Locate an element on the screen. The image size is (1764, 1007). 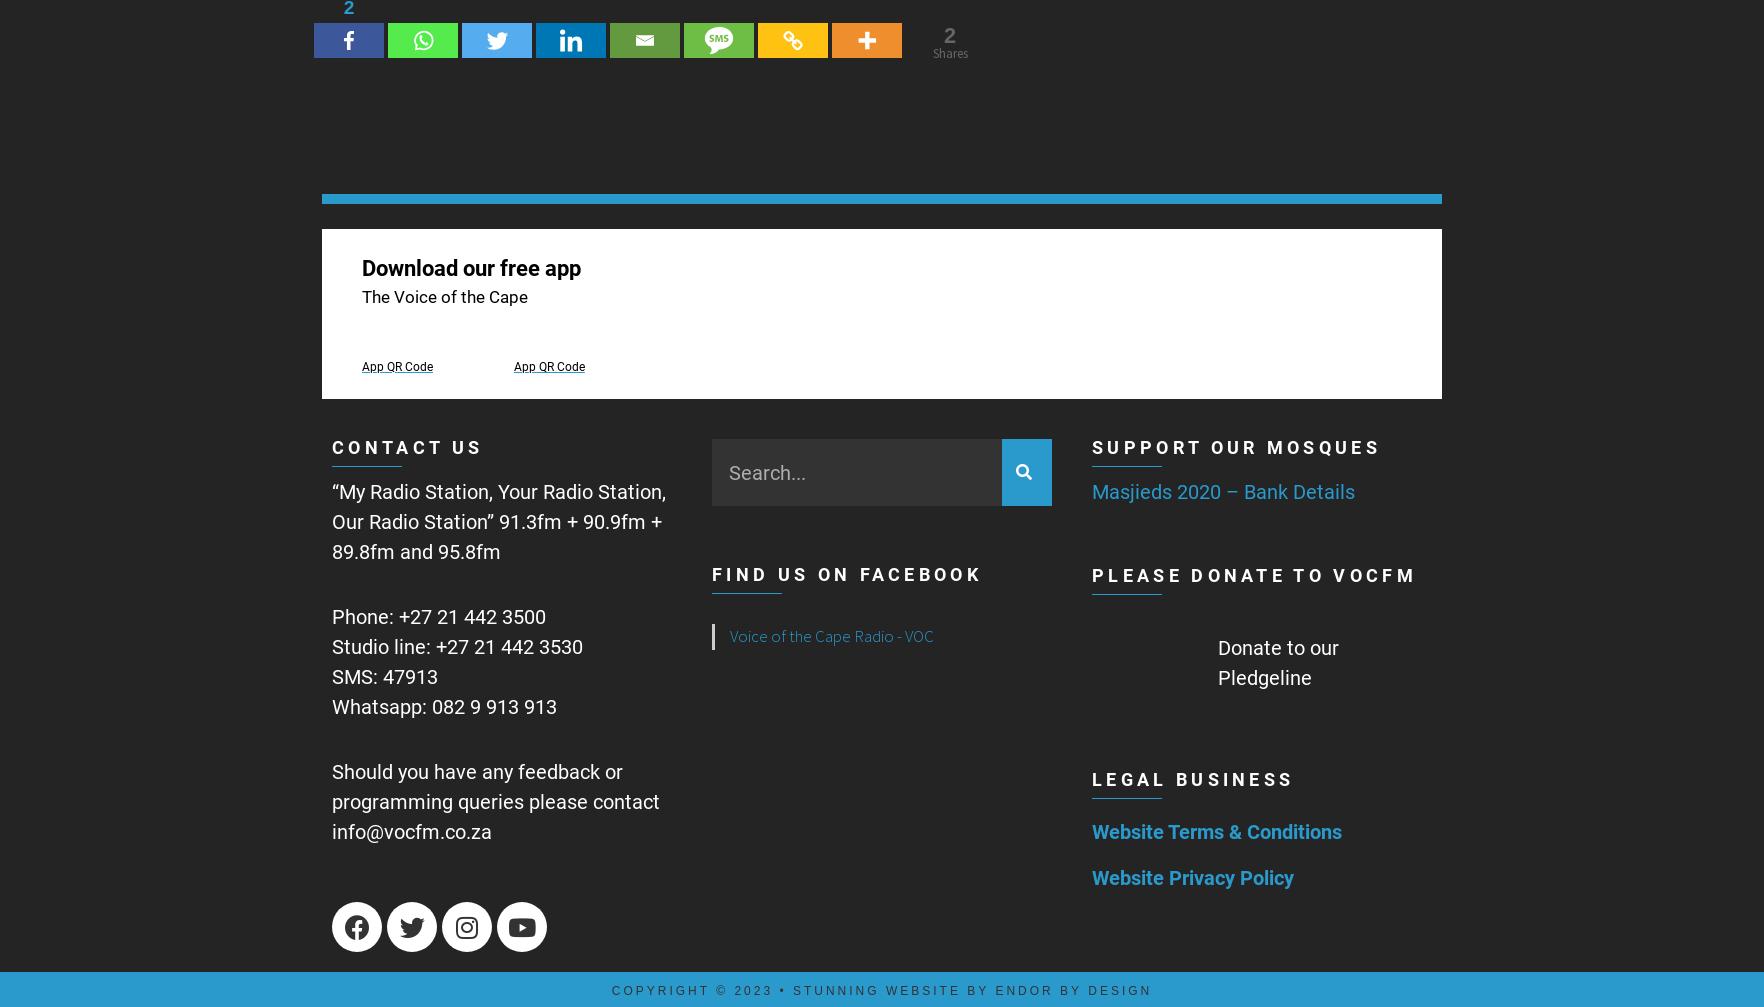
'Masjieds 2020 – Bank Details' is located at coordinates (1222, 492).